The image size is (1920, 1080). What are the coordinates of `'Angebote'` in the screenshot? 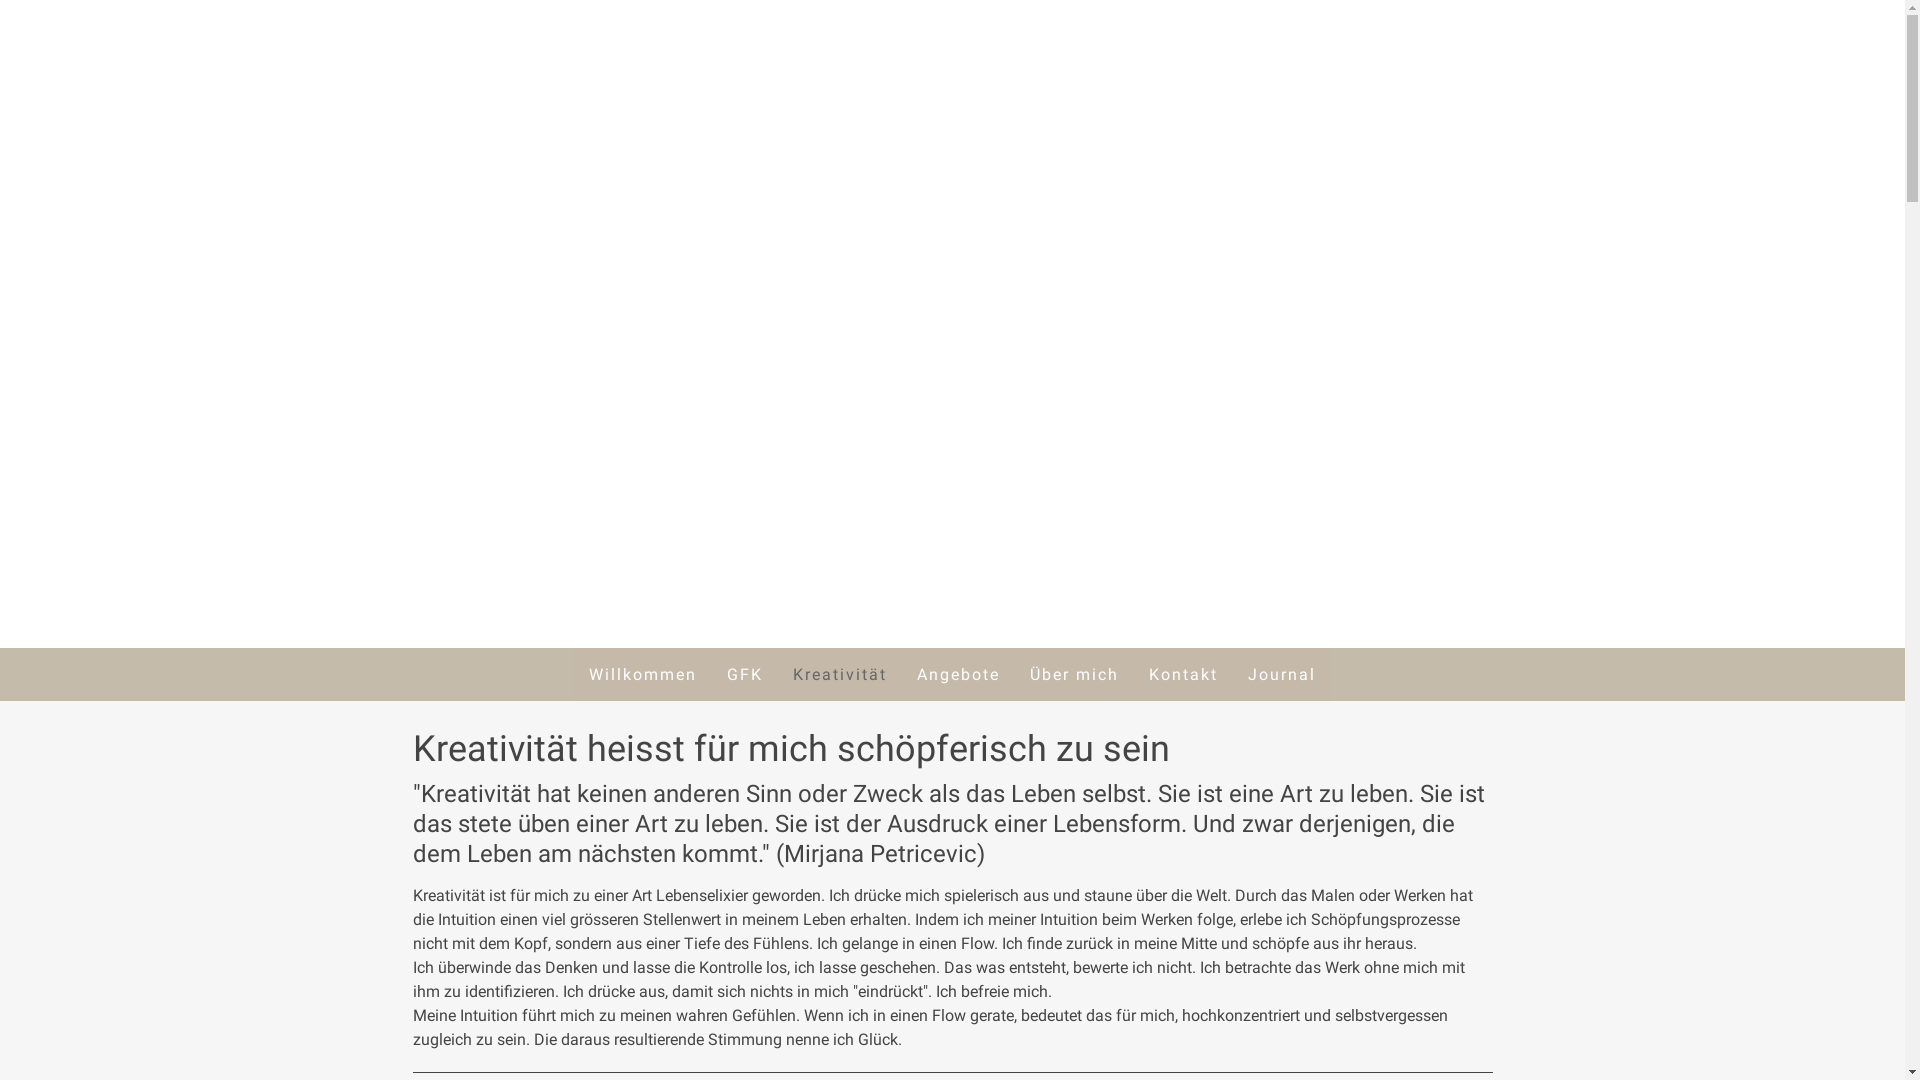 It's located at (957, 674).